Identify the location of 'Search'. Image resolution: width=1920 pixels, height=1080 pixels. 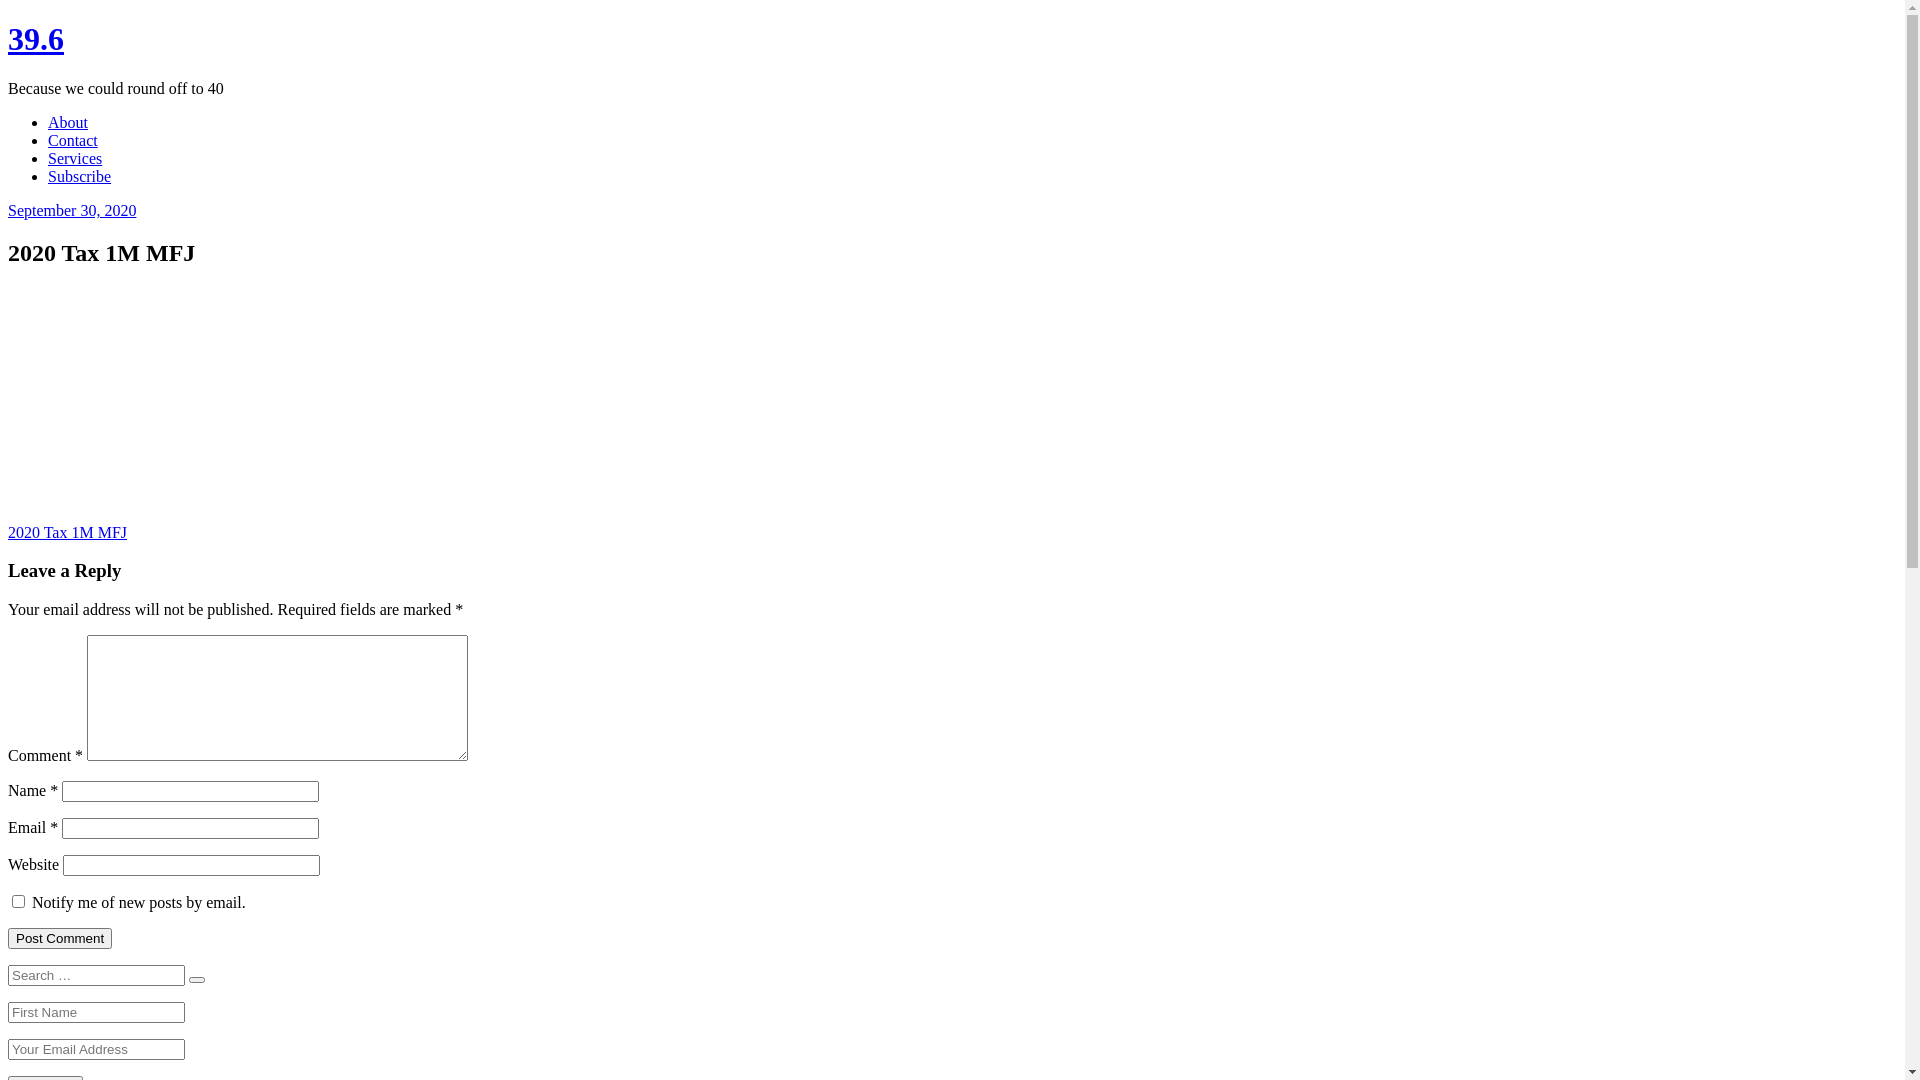
(196, 978).